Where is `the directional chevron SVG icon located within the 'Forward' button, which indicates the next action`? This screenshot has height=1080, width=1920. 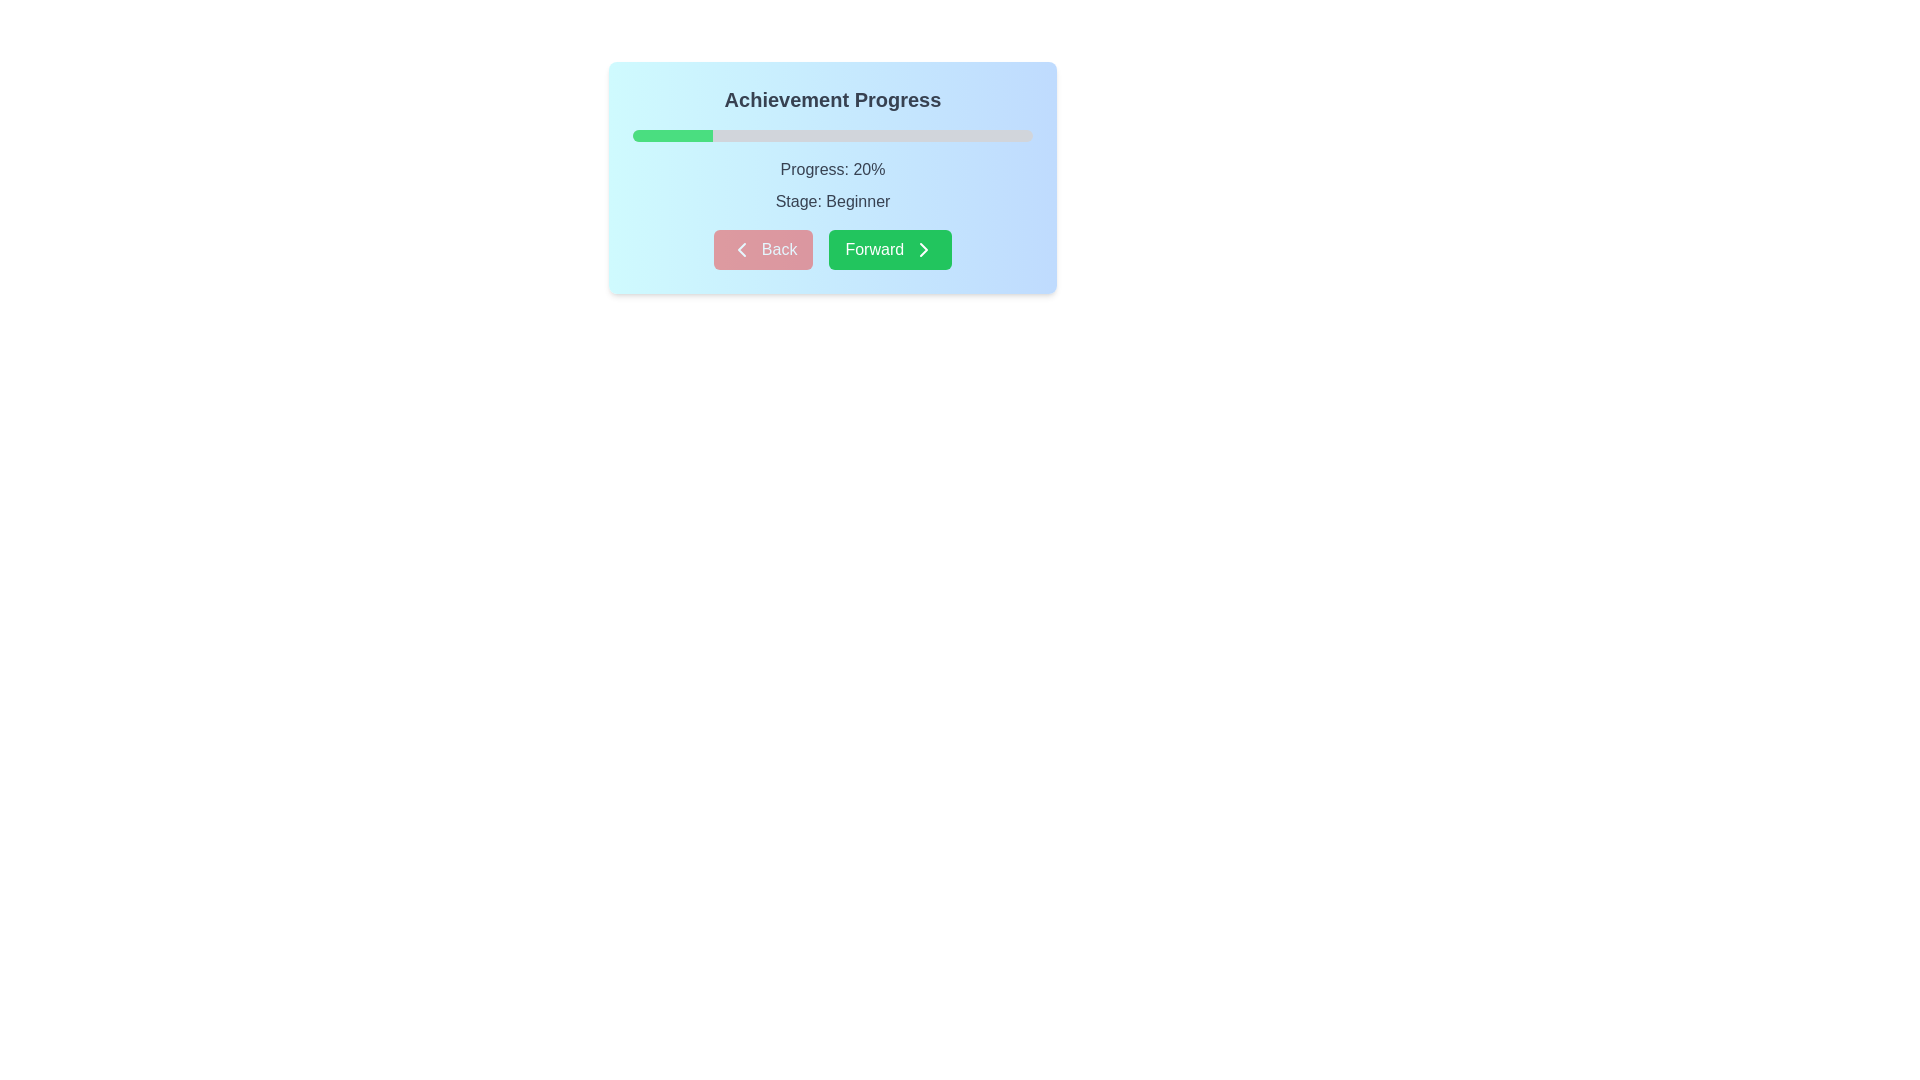 the directional chevron SVG icon located within the 'Forward' button, which indicates the next action is located at coordinates (923, 249).